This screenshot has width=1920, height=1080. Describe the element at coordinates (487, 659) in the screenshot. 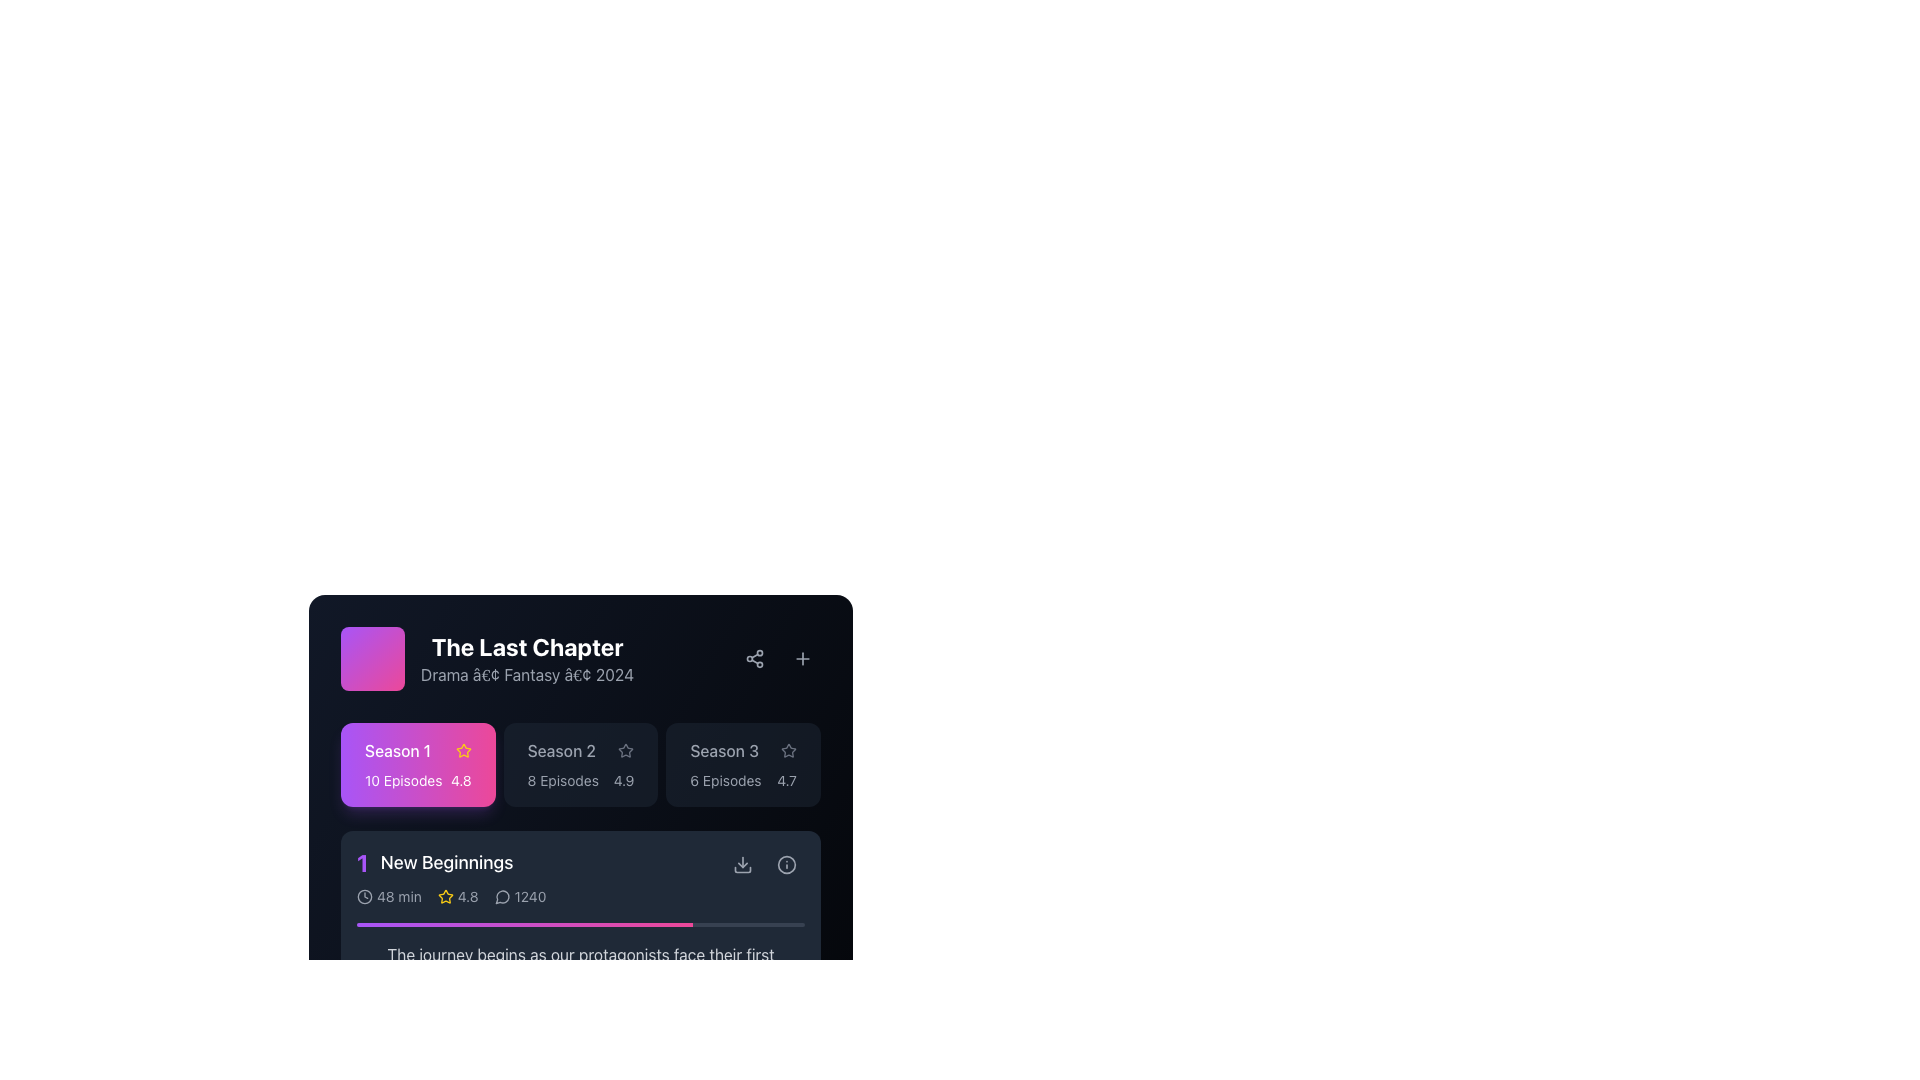

I see `the Informative text block displaying 'The Last Chapter' with a square gradient marker` at that location.